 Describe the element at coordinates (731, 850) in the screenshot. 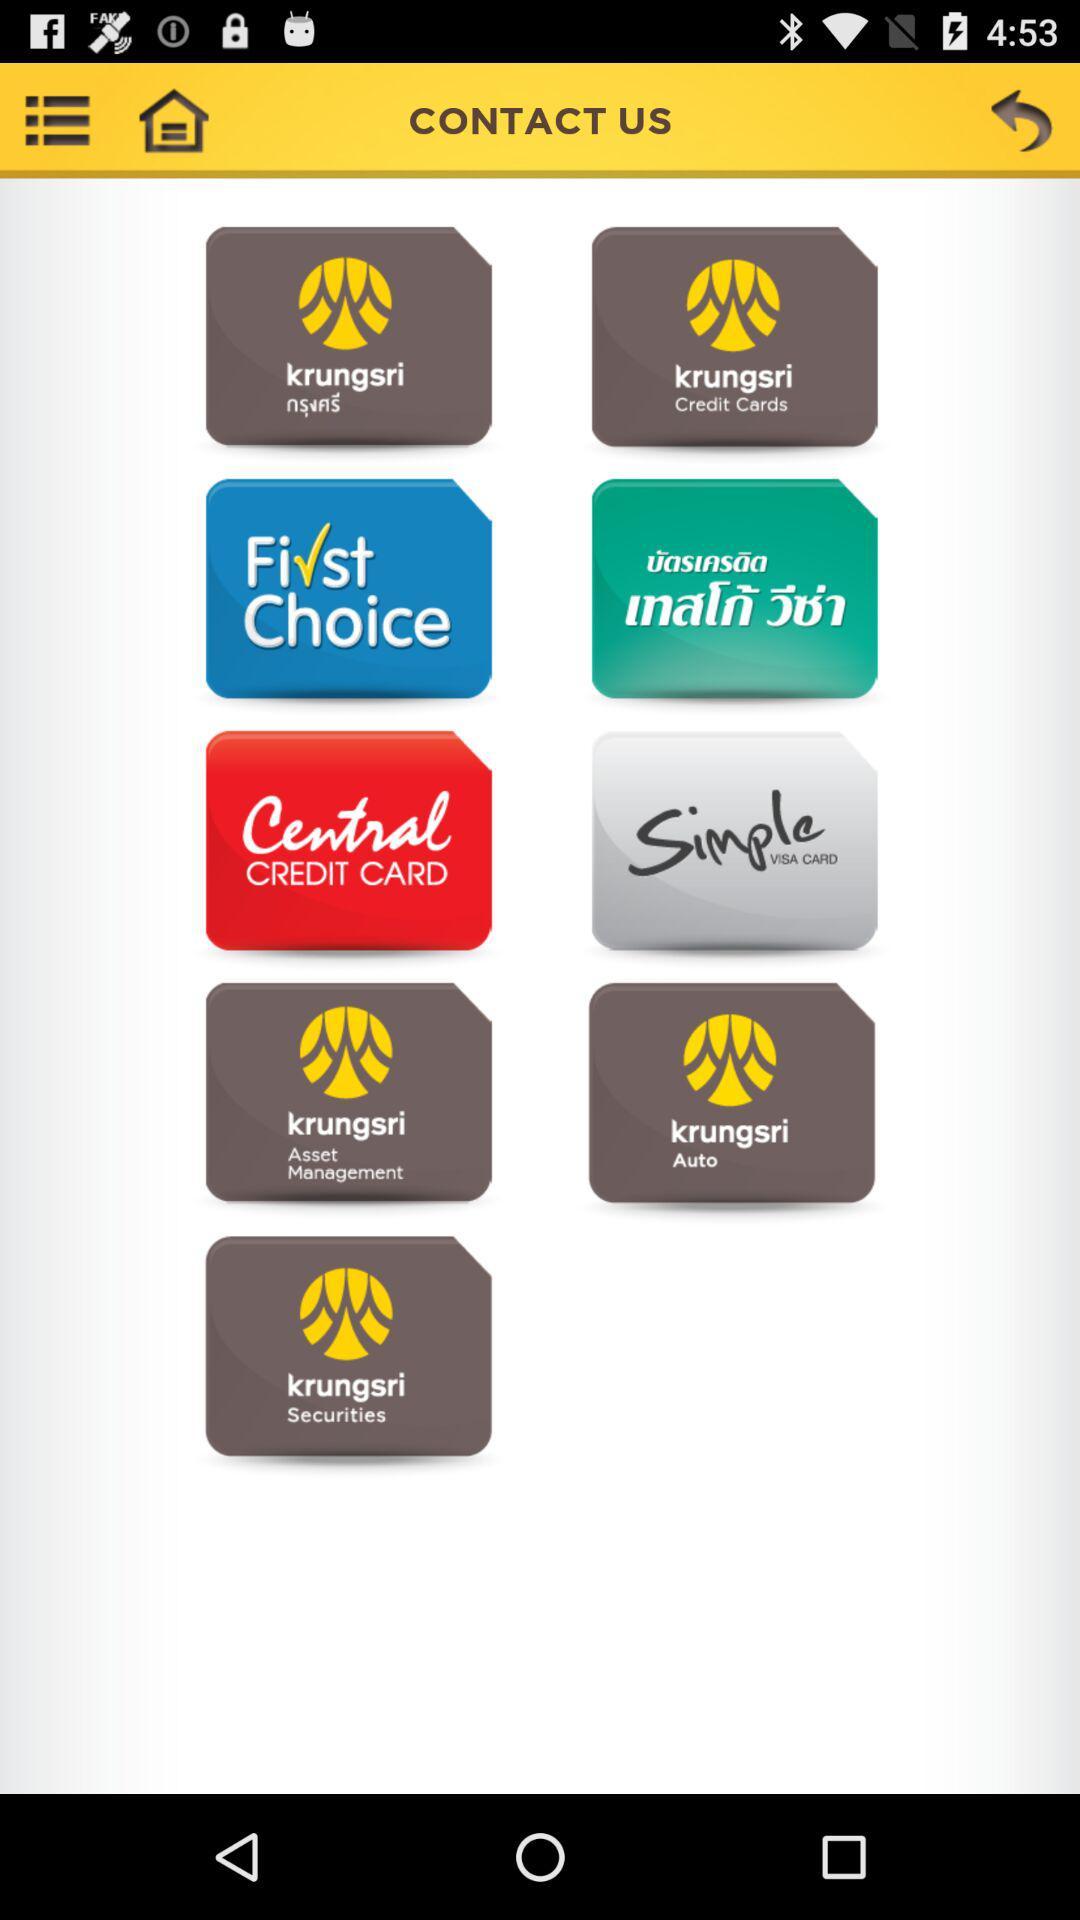

I see `simple visa option` at that location.